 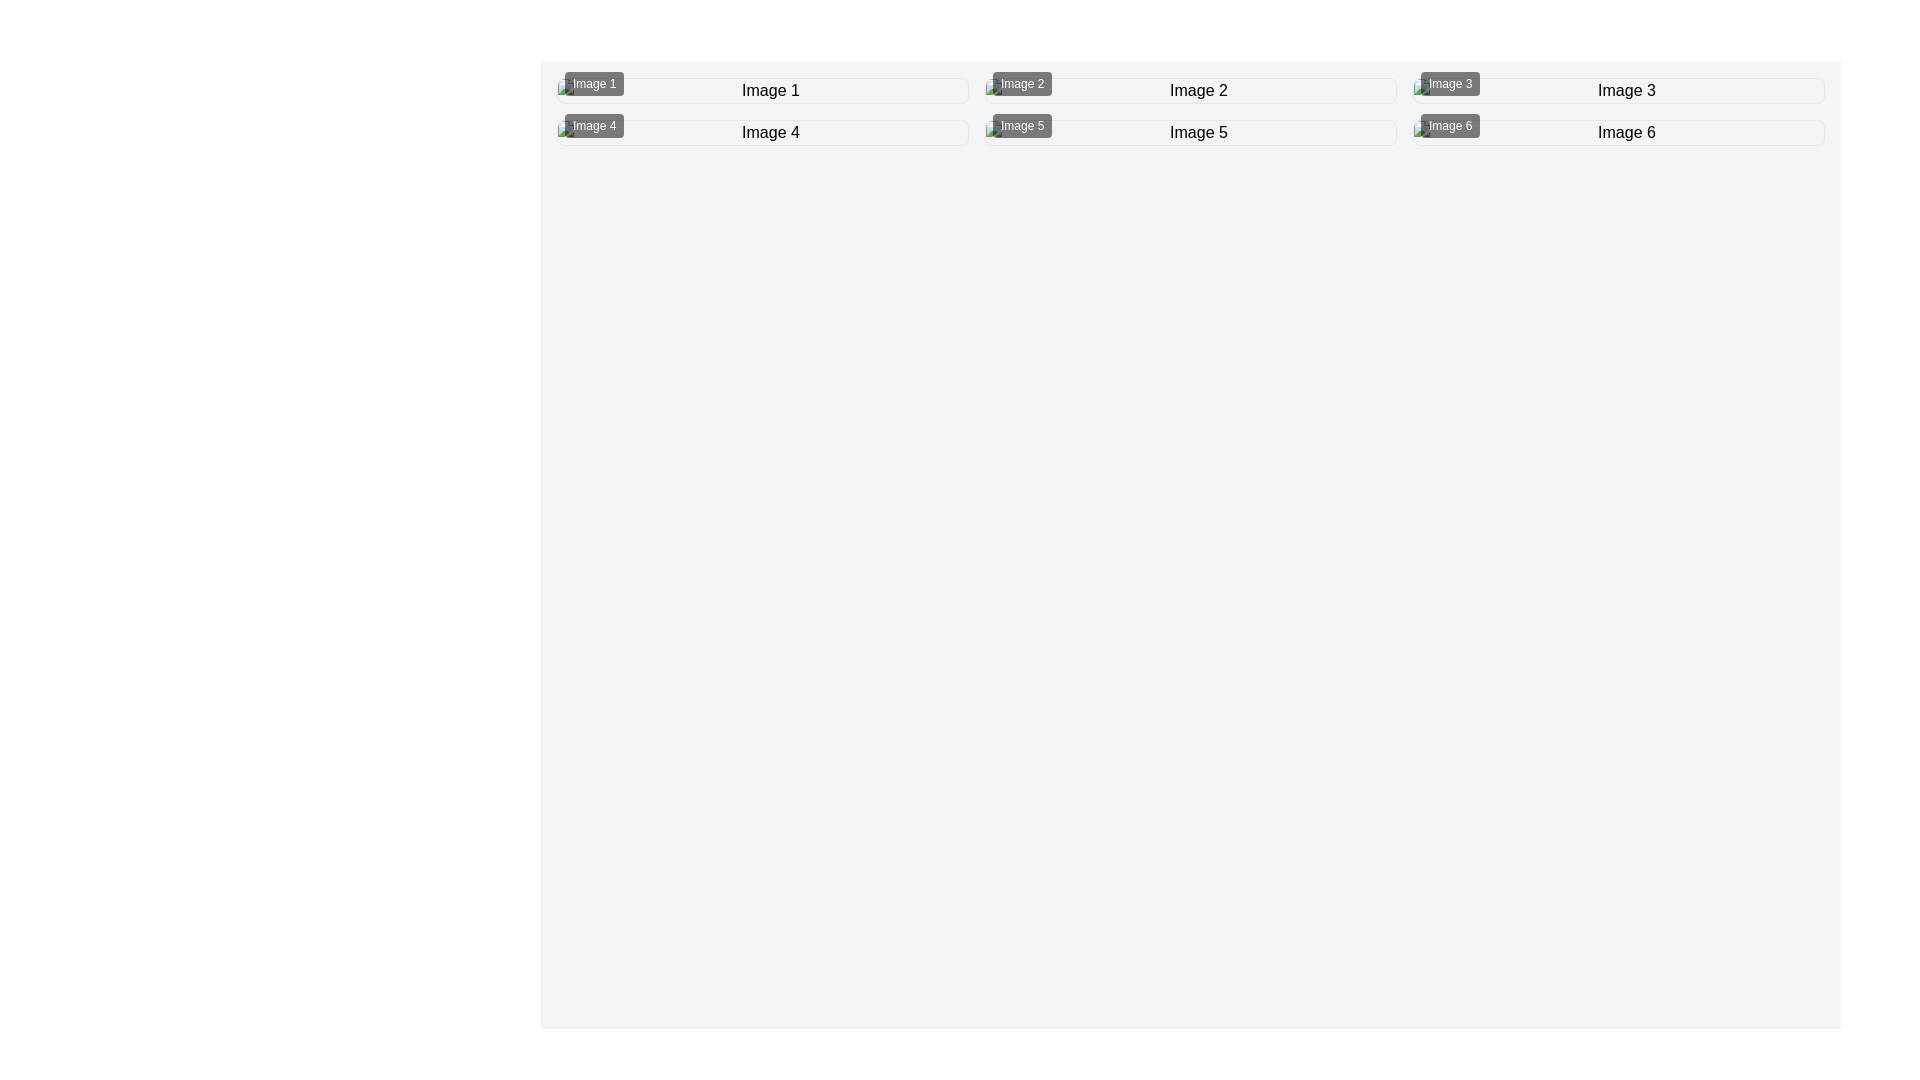 I want to click on the image thumbnail labeled 'Image 4' which has a semi-transparent black caption overlay and rounded corners, located in the leftmost column of the second row of a grid layout, so click(x=762, y=132).